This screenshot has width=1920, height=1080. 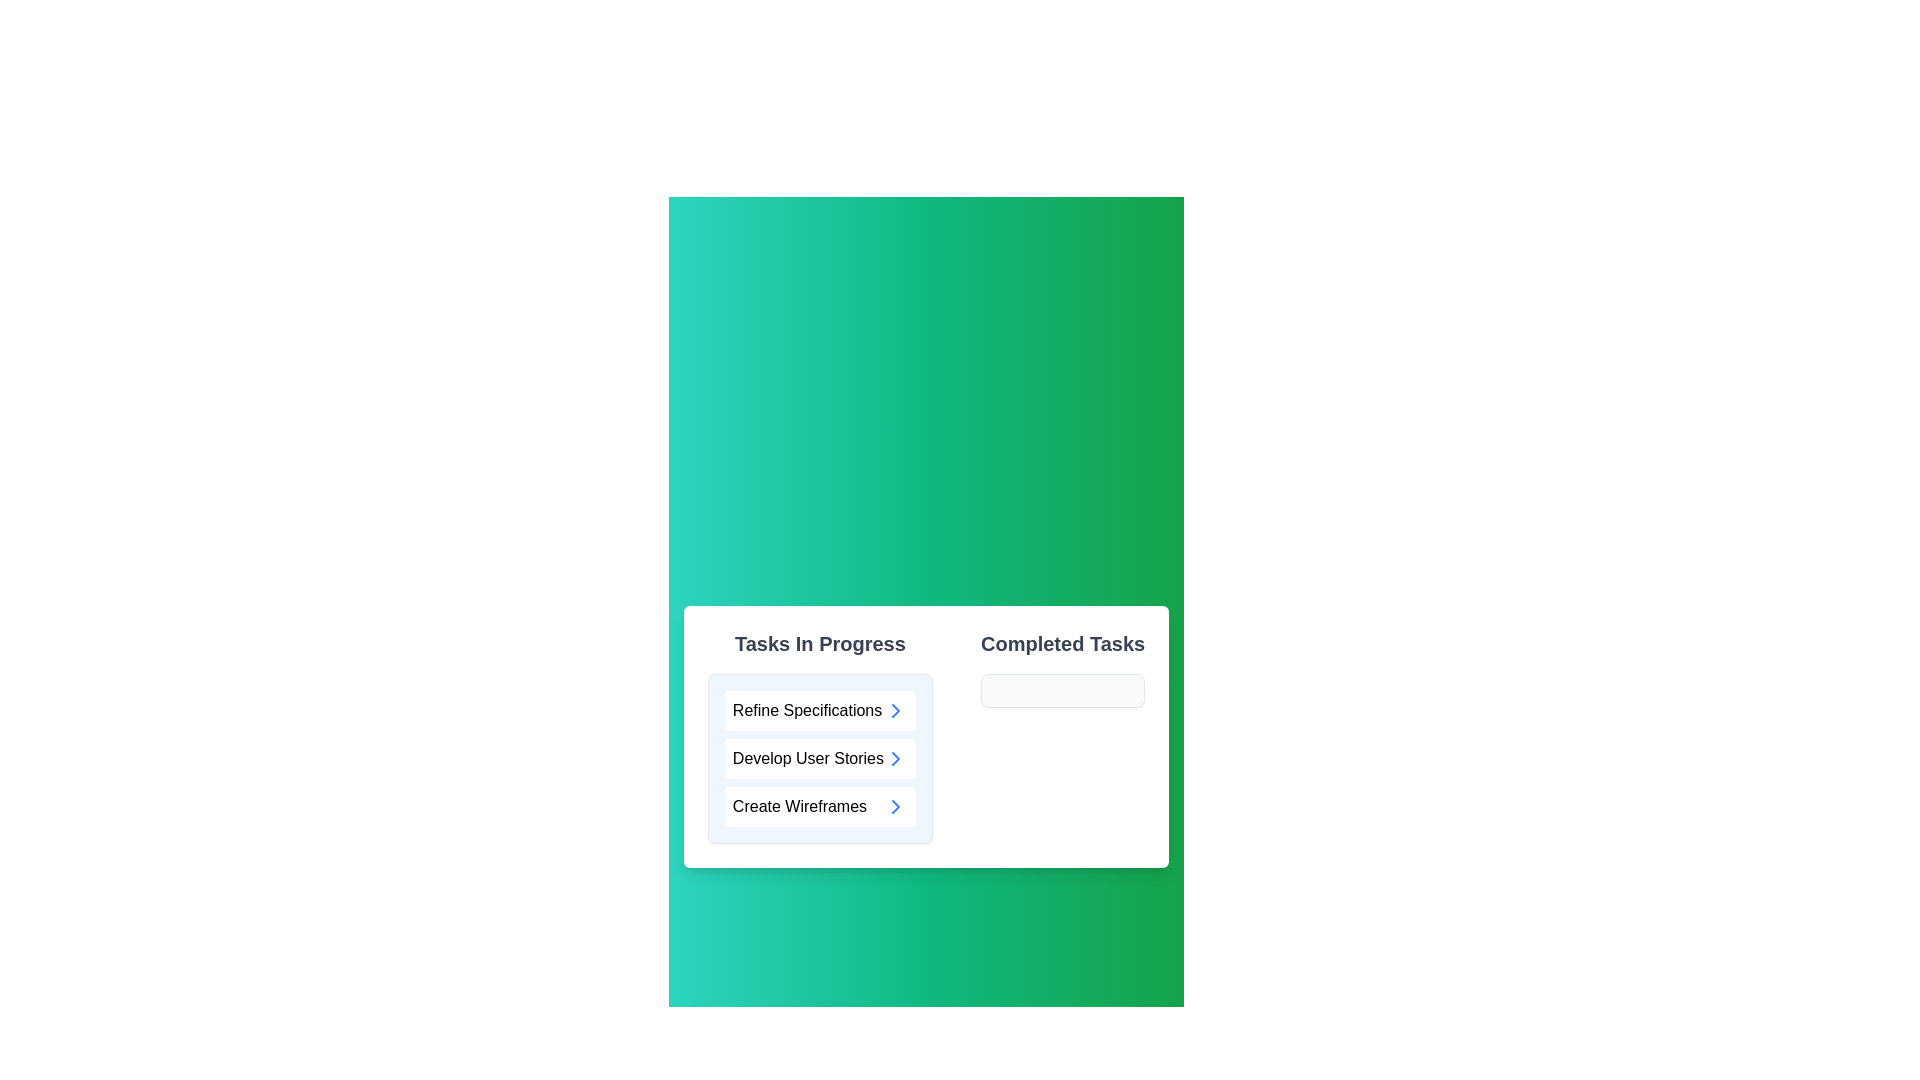 I want to click on the task Develop User Stories to highlight it, so click(x=820, y=759).